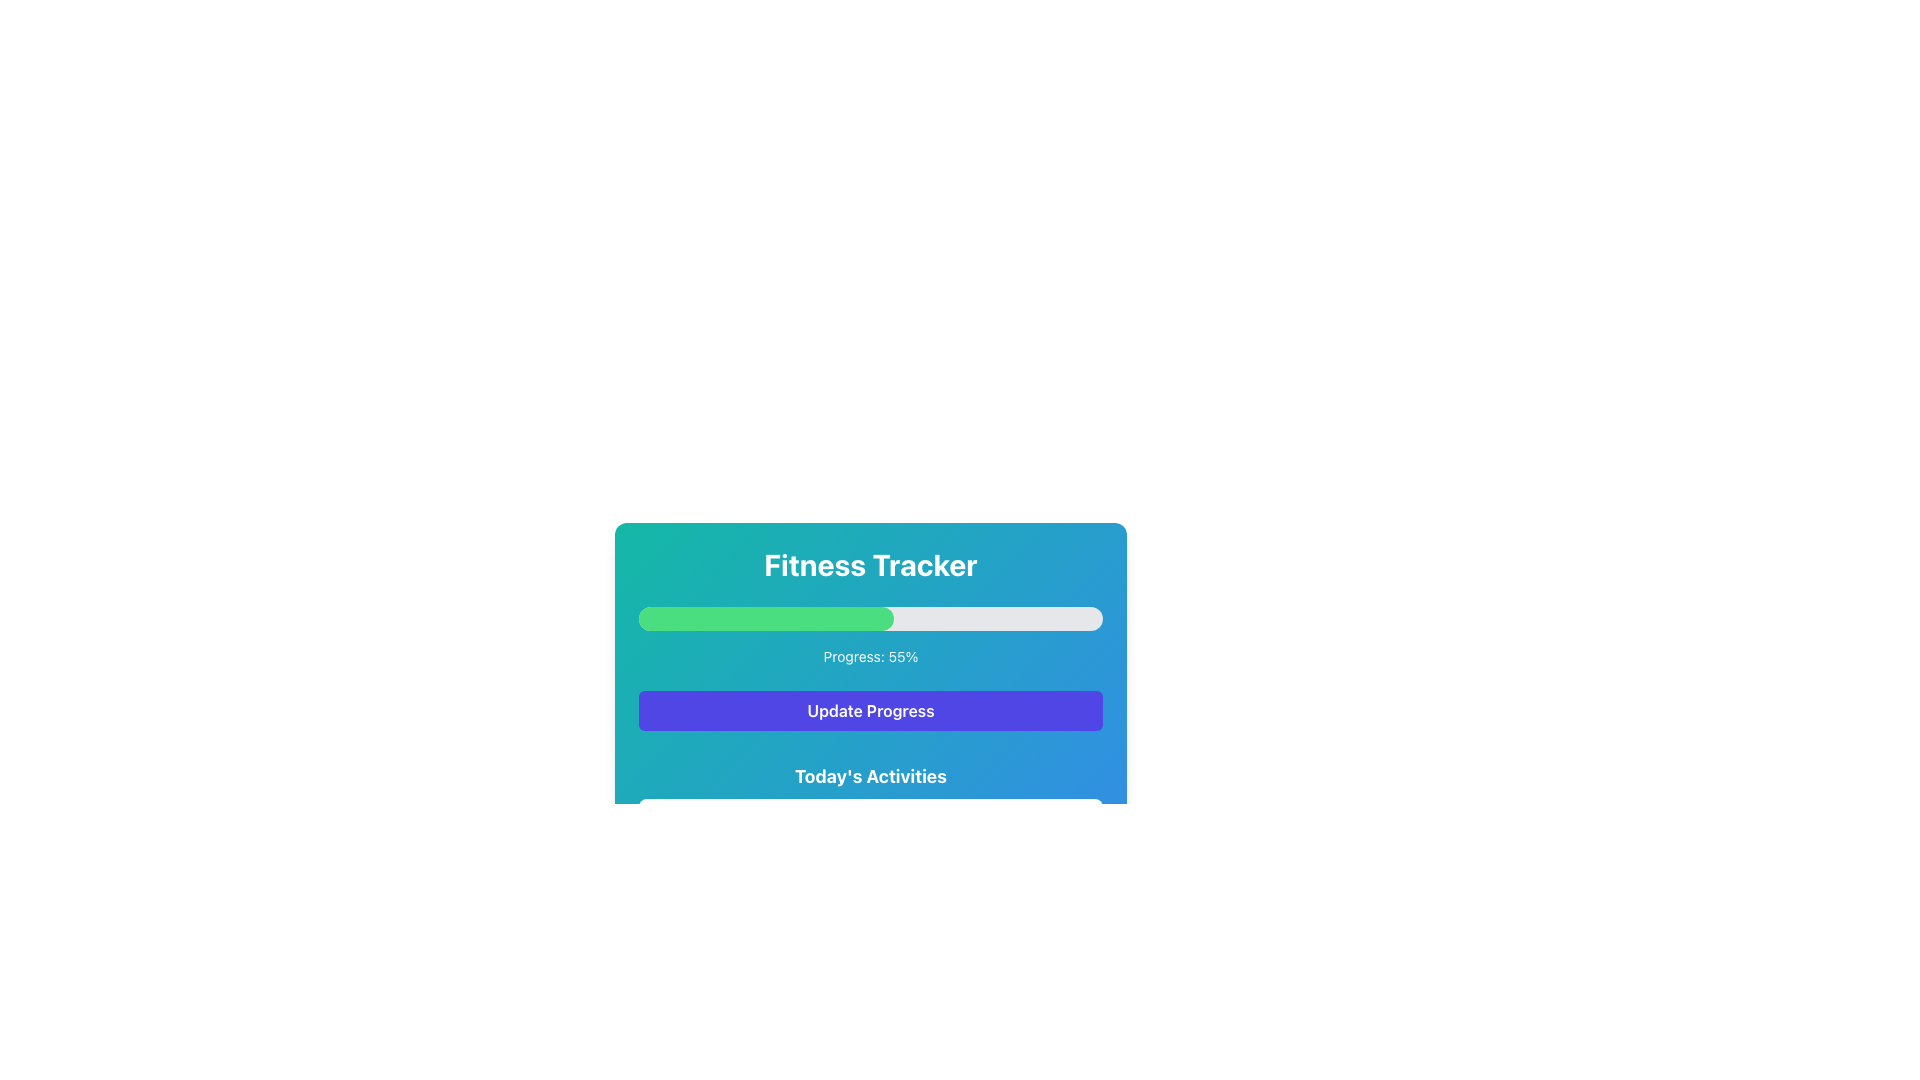 The width and height of the screenshot is (1920, 1080). I want to click on the button located just below the progress bar labeled 'Progress: 55%' to update progress within the application, so click(870, 709).